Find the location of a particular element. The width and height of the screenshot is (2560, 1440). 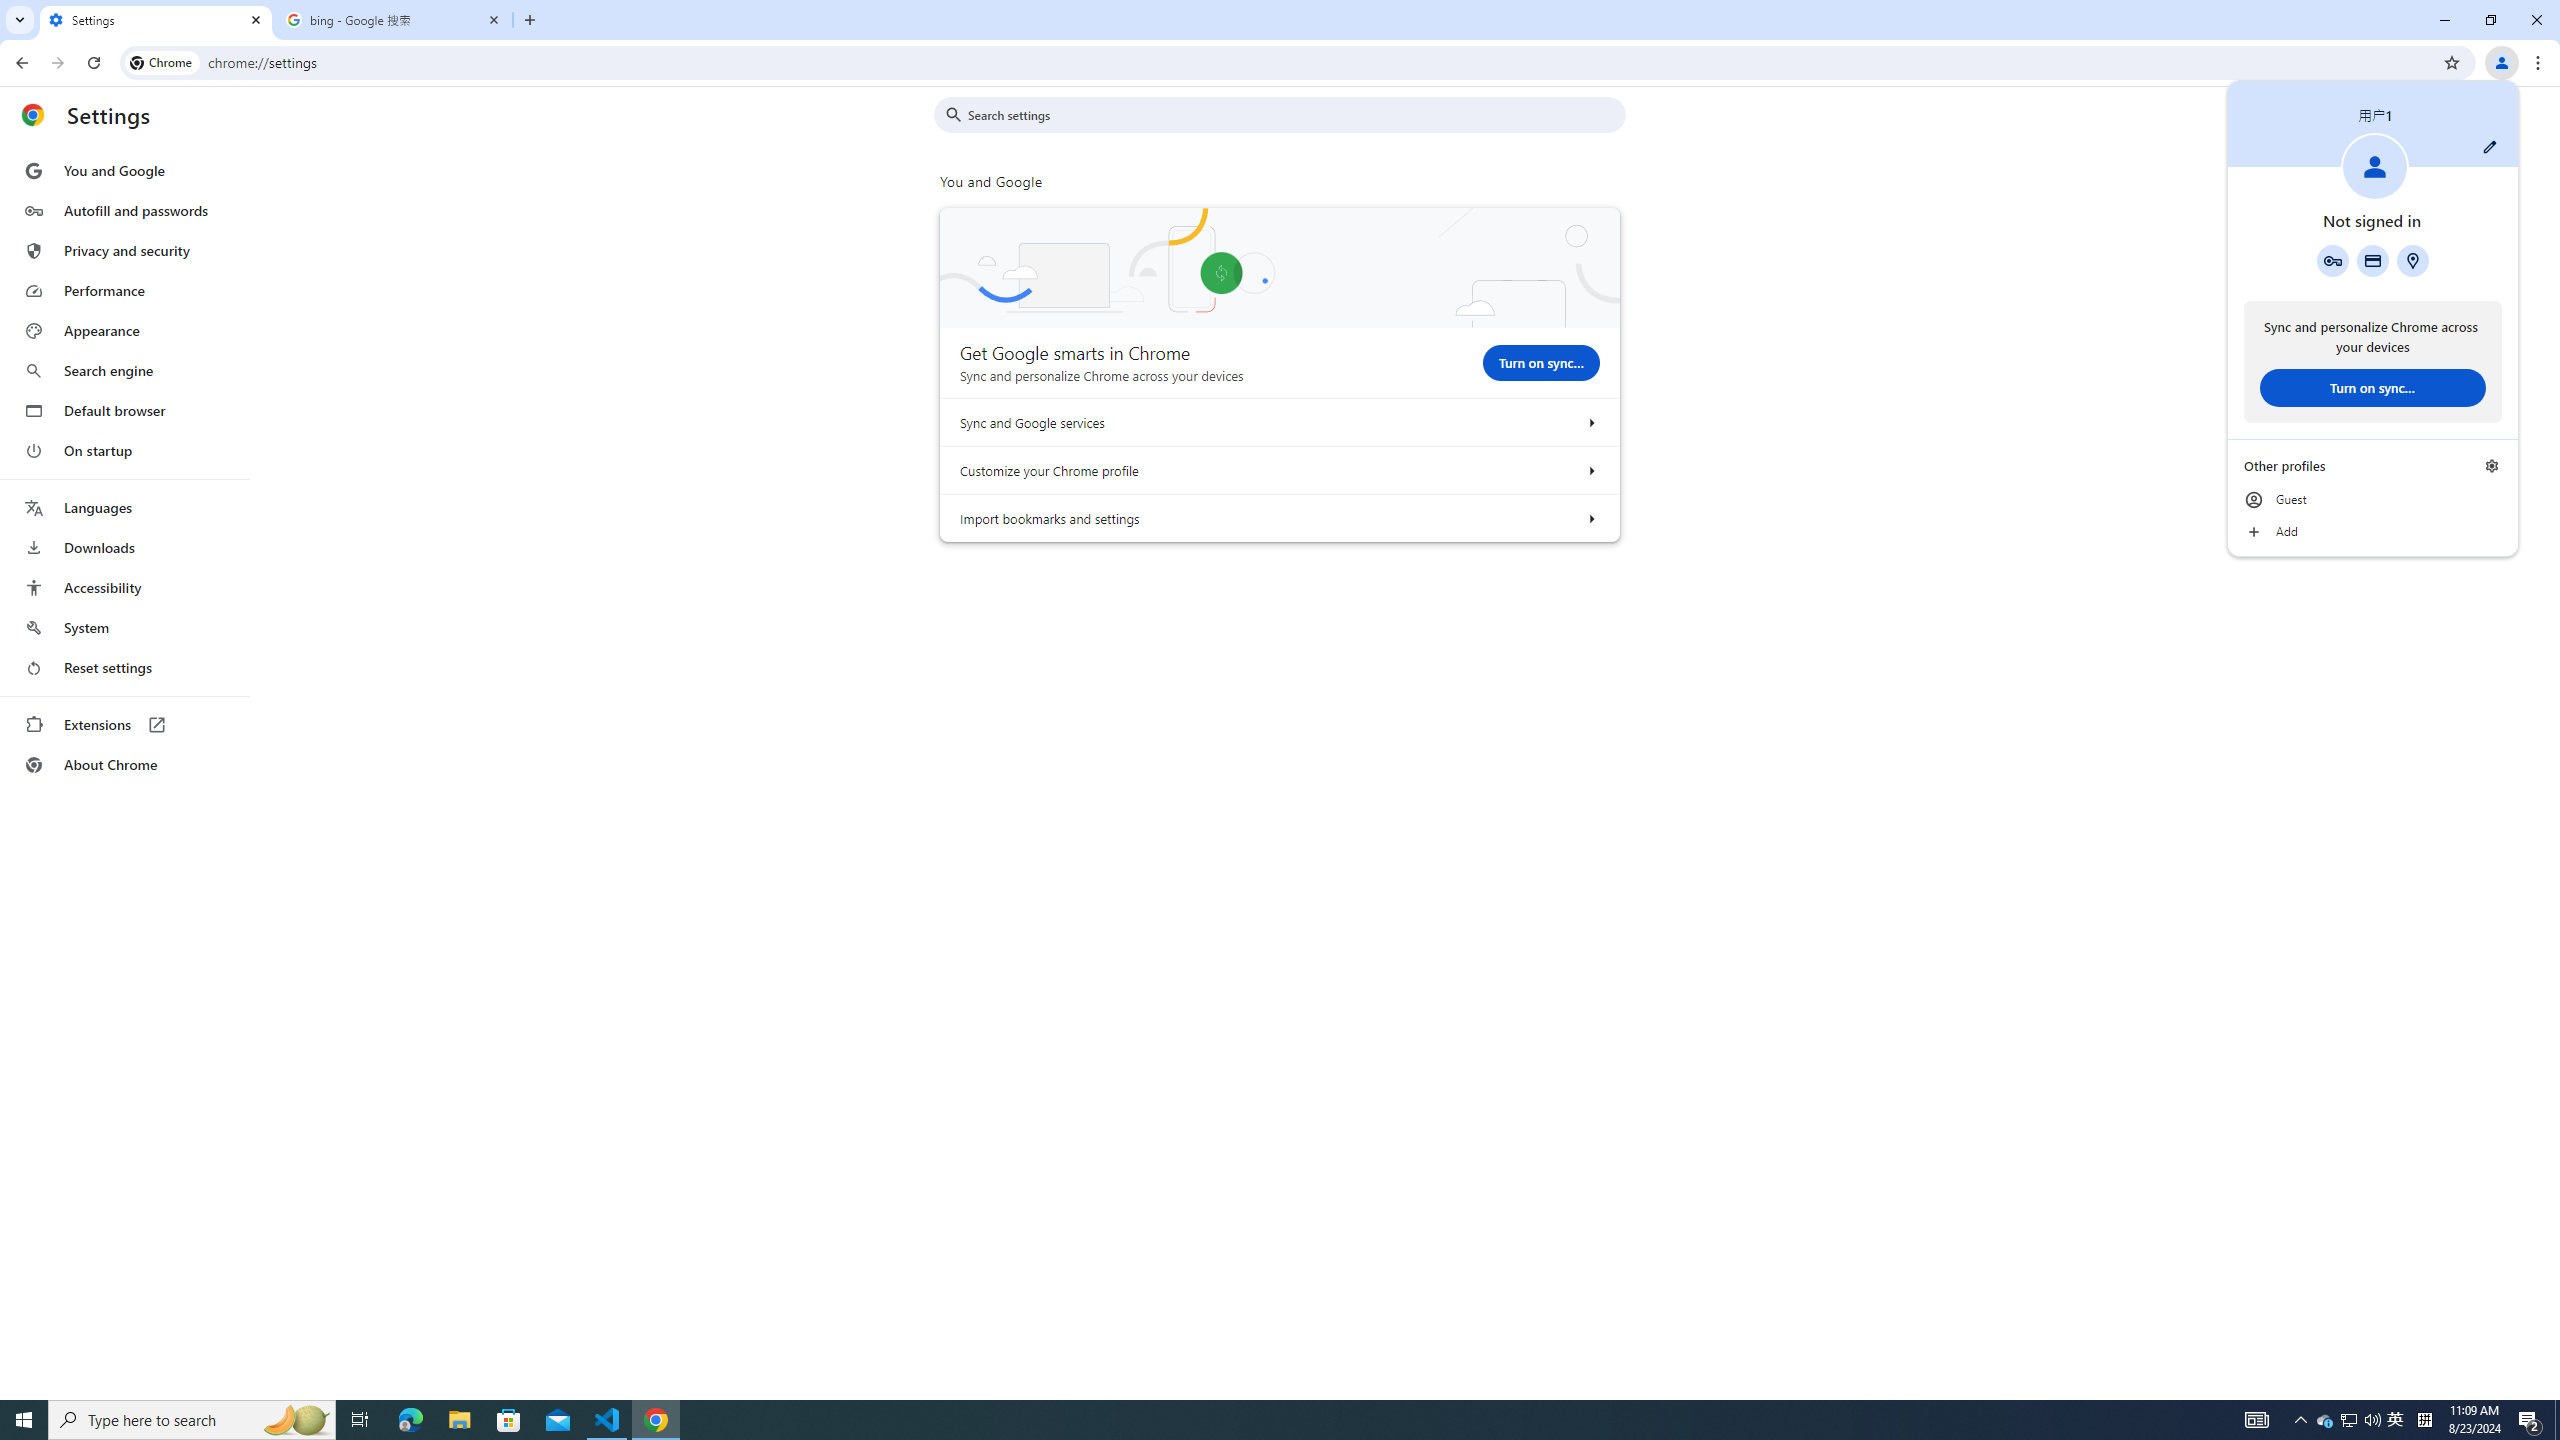

'Microsoft Edge' is located at coordinates (409, 1418).